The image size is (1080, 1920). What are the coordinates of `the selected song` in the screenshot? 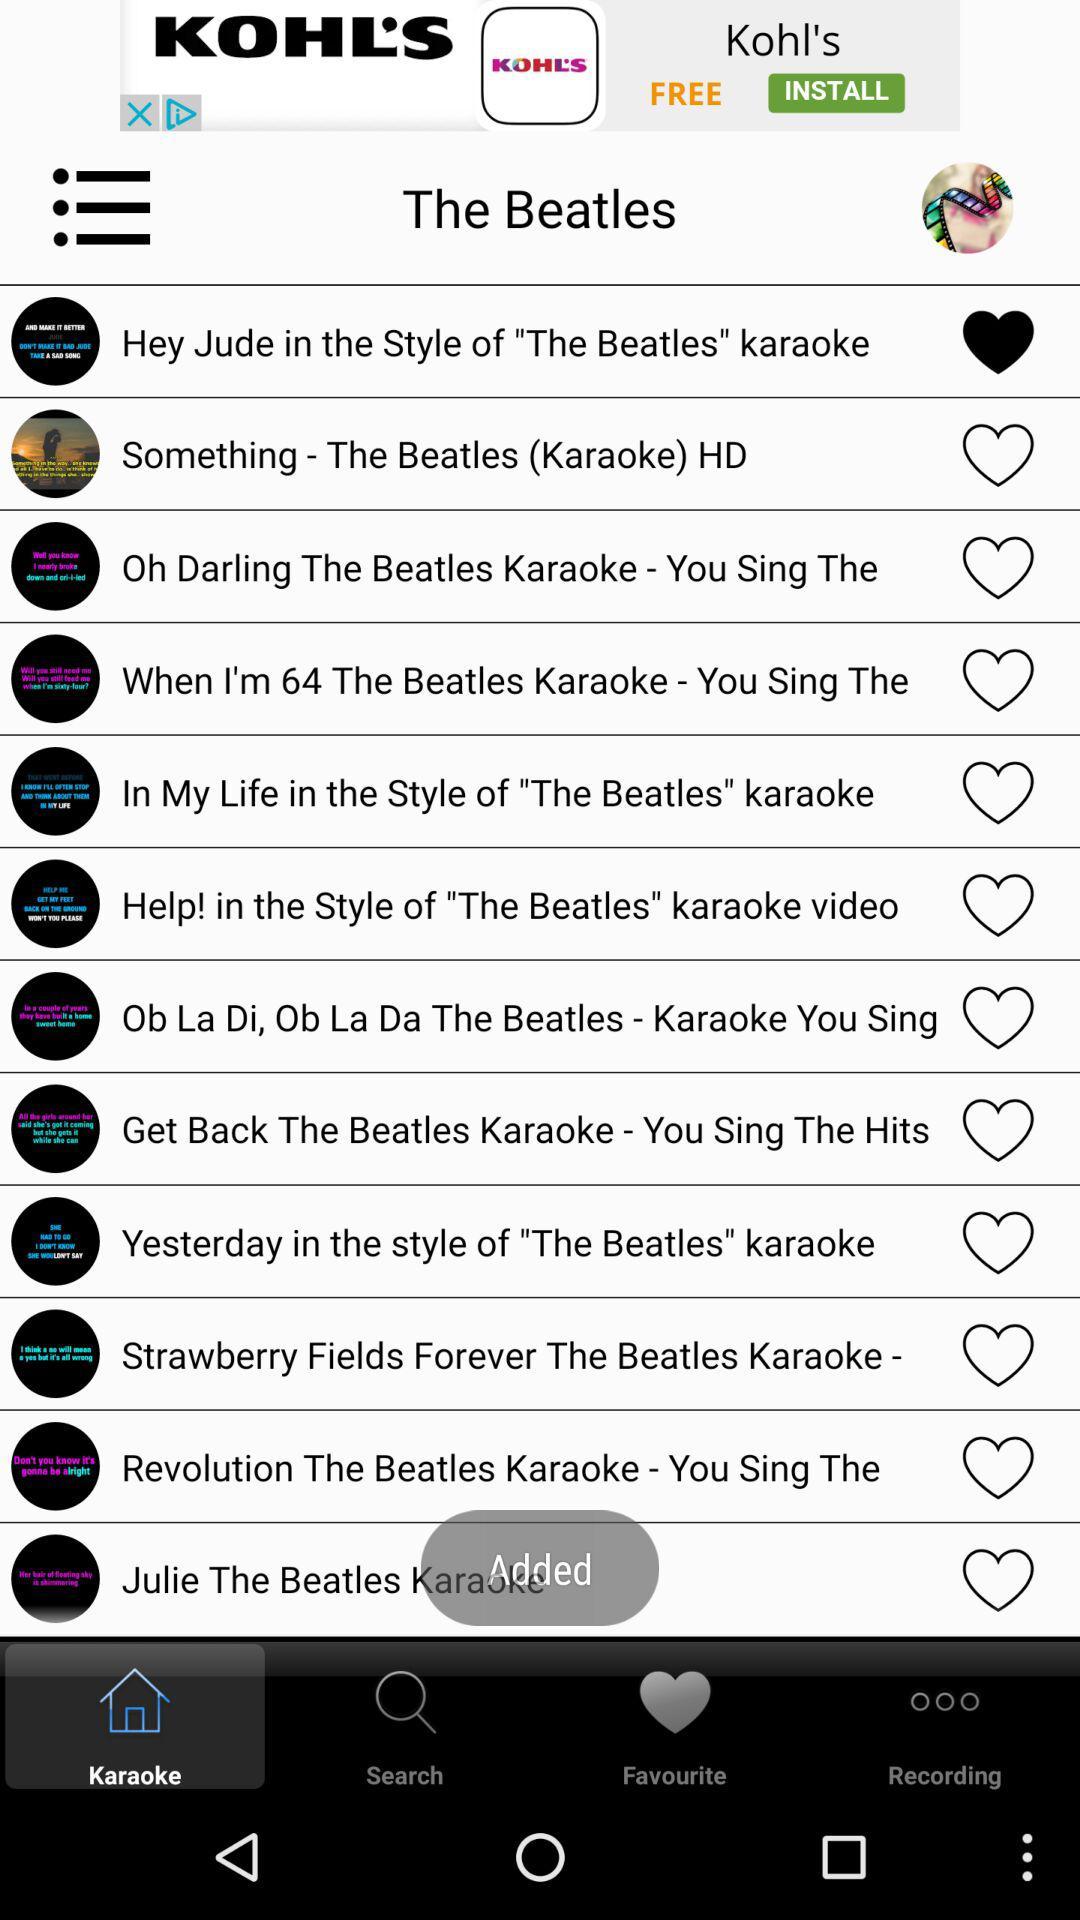 It's located at (998, 678).